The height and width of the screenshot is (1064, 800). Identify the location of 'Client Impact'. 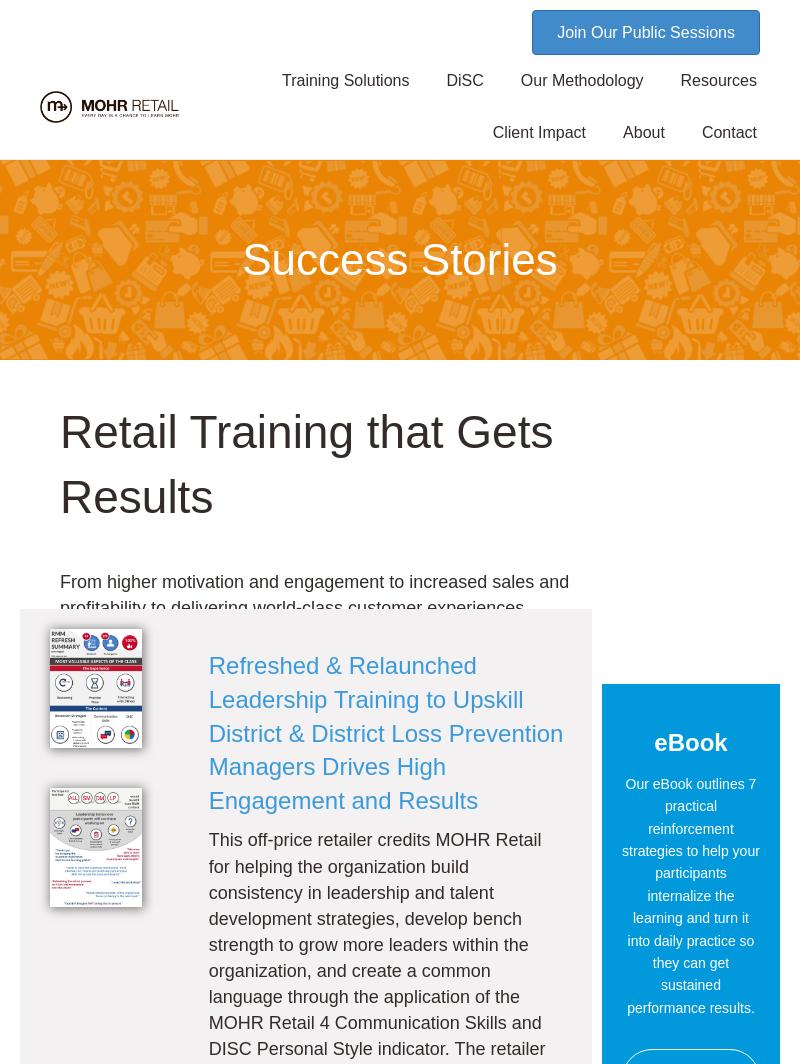
(539, 132).